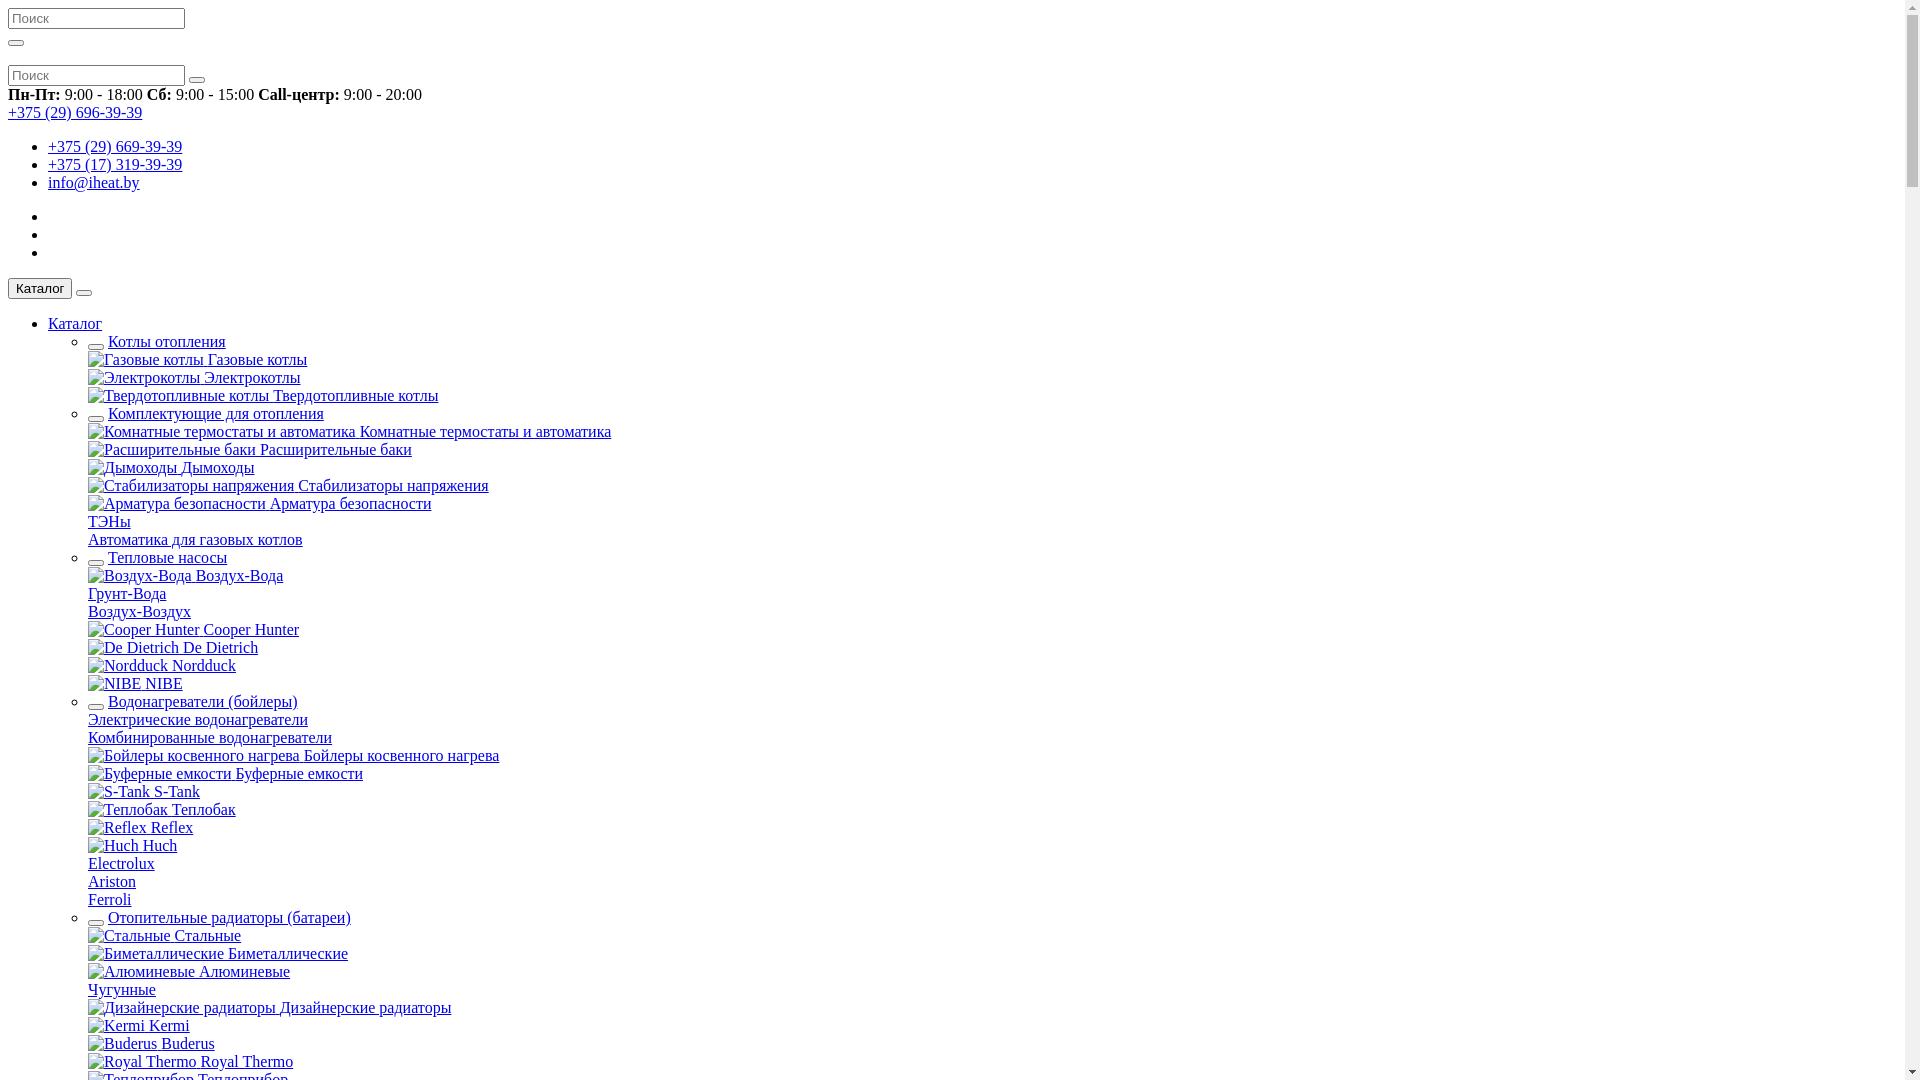  Describe the element at coordinates (139, 827) in the screenshot. I see `'Reflex'` at that location.